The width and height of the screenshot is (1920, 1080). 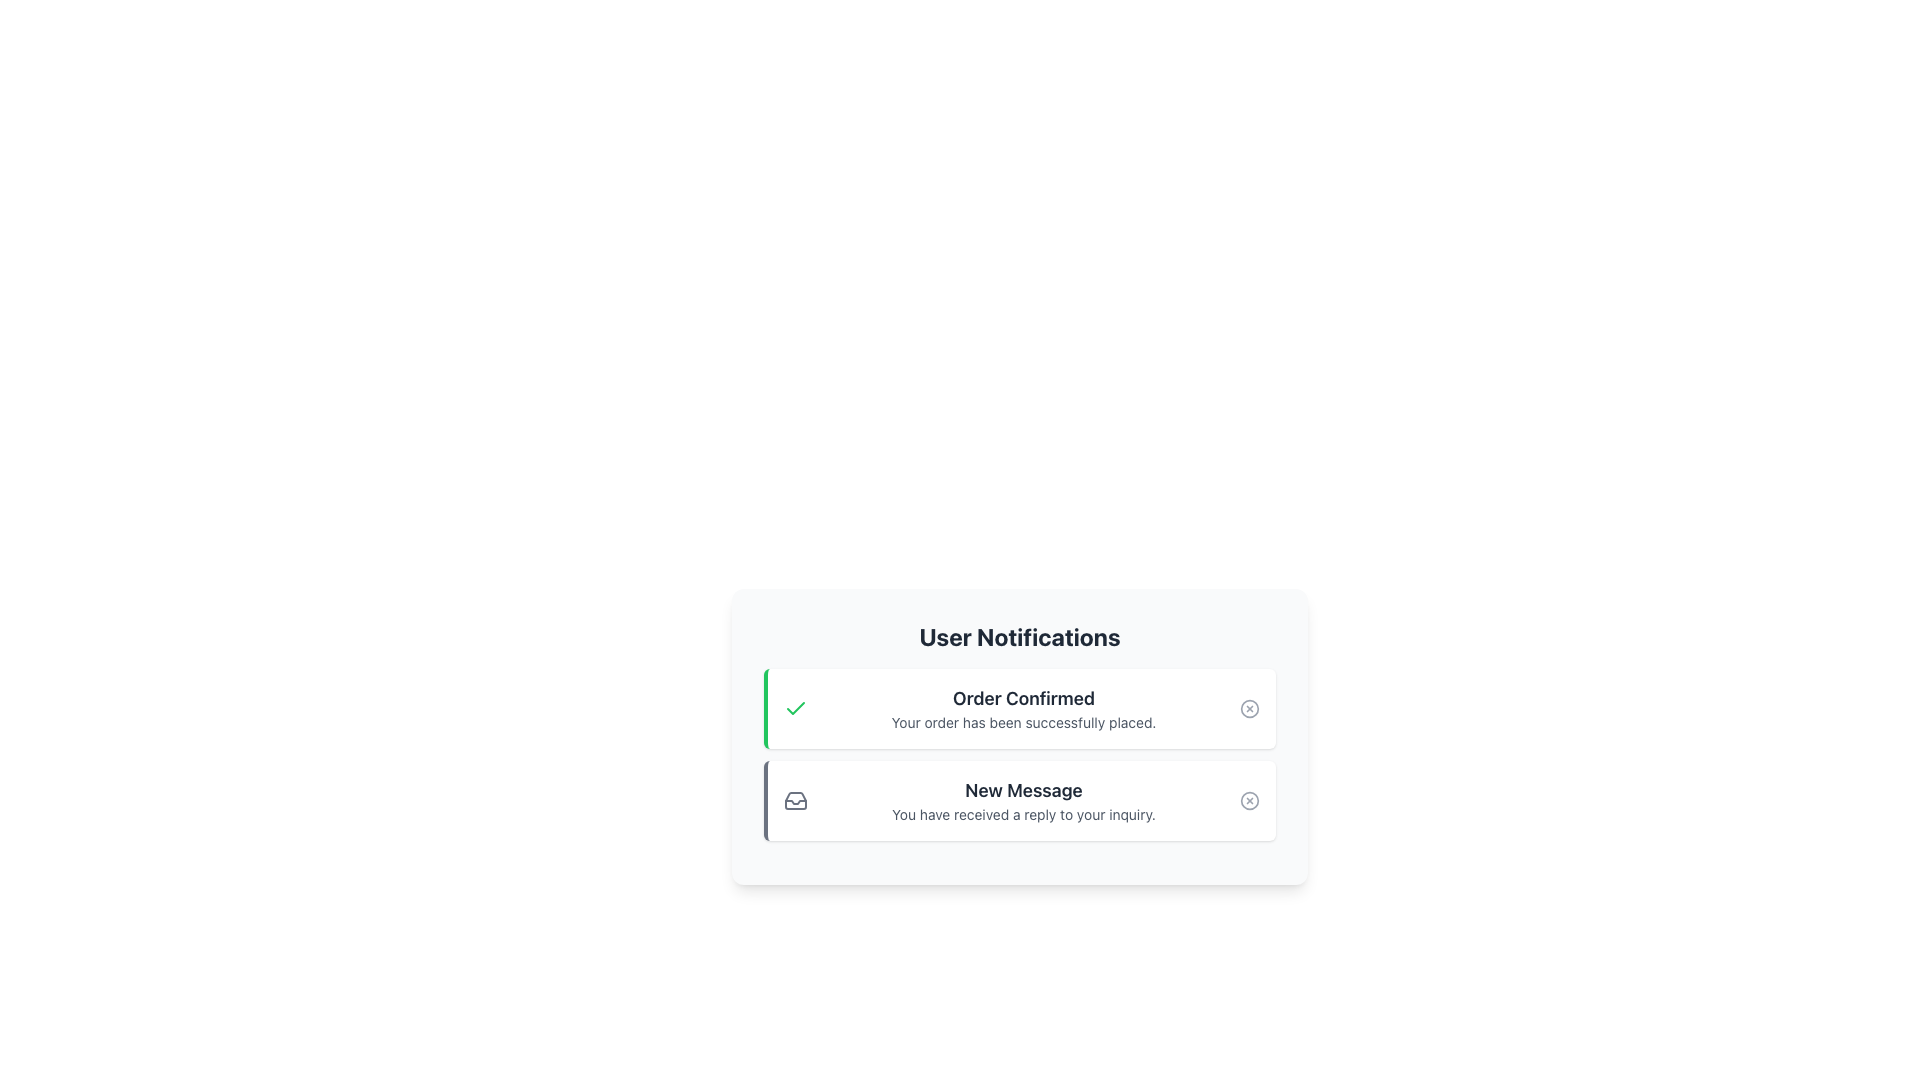 I want to click on the first notification card in the 'User Notifications' panel, which confirms an order and is located above the 'New Message' card, so click(x=1019, y=736).